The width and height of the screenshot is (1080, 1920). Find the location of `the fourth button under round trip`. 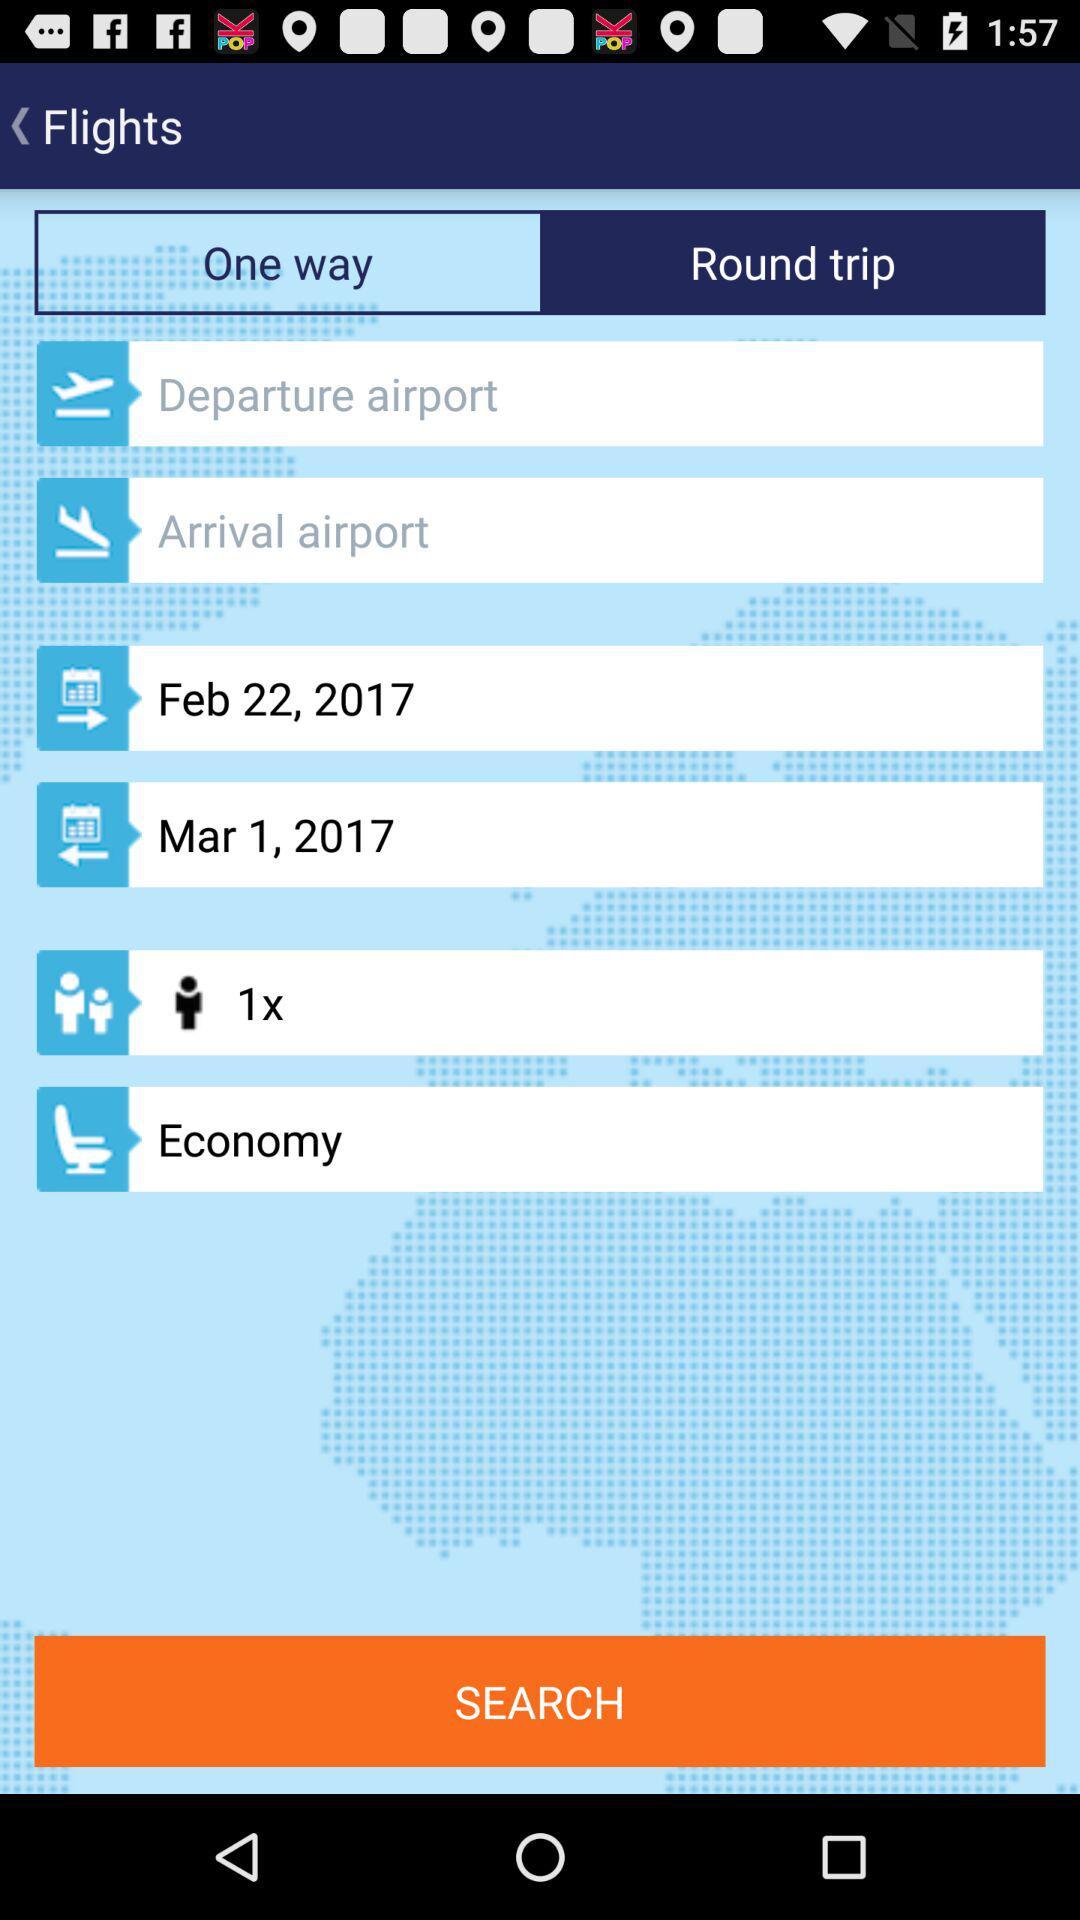

the fourth button under round trip is located at coordinates (540, 834).